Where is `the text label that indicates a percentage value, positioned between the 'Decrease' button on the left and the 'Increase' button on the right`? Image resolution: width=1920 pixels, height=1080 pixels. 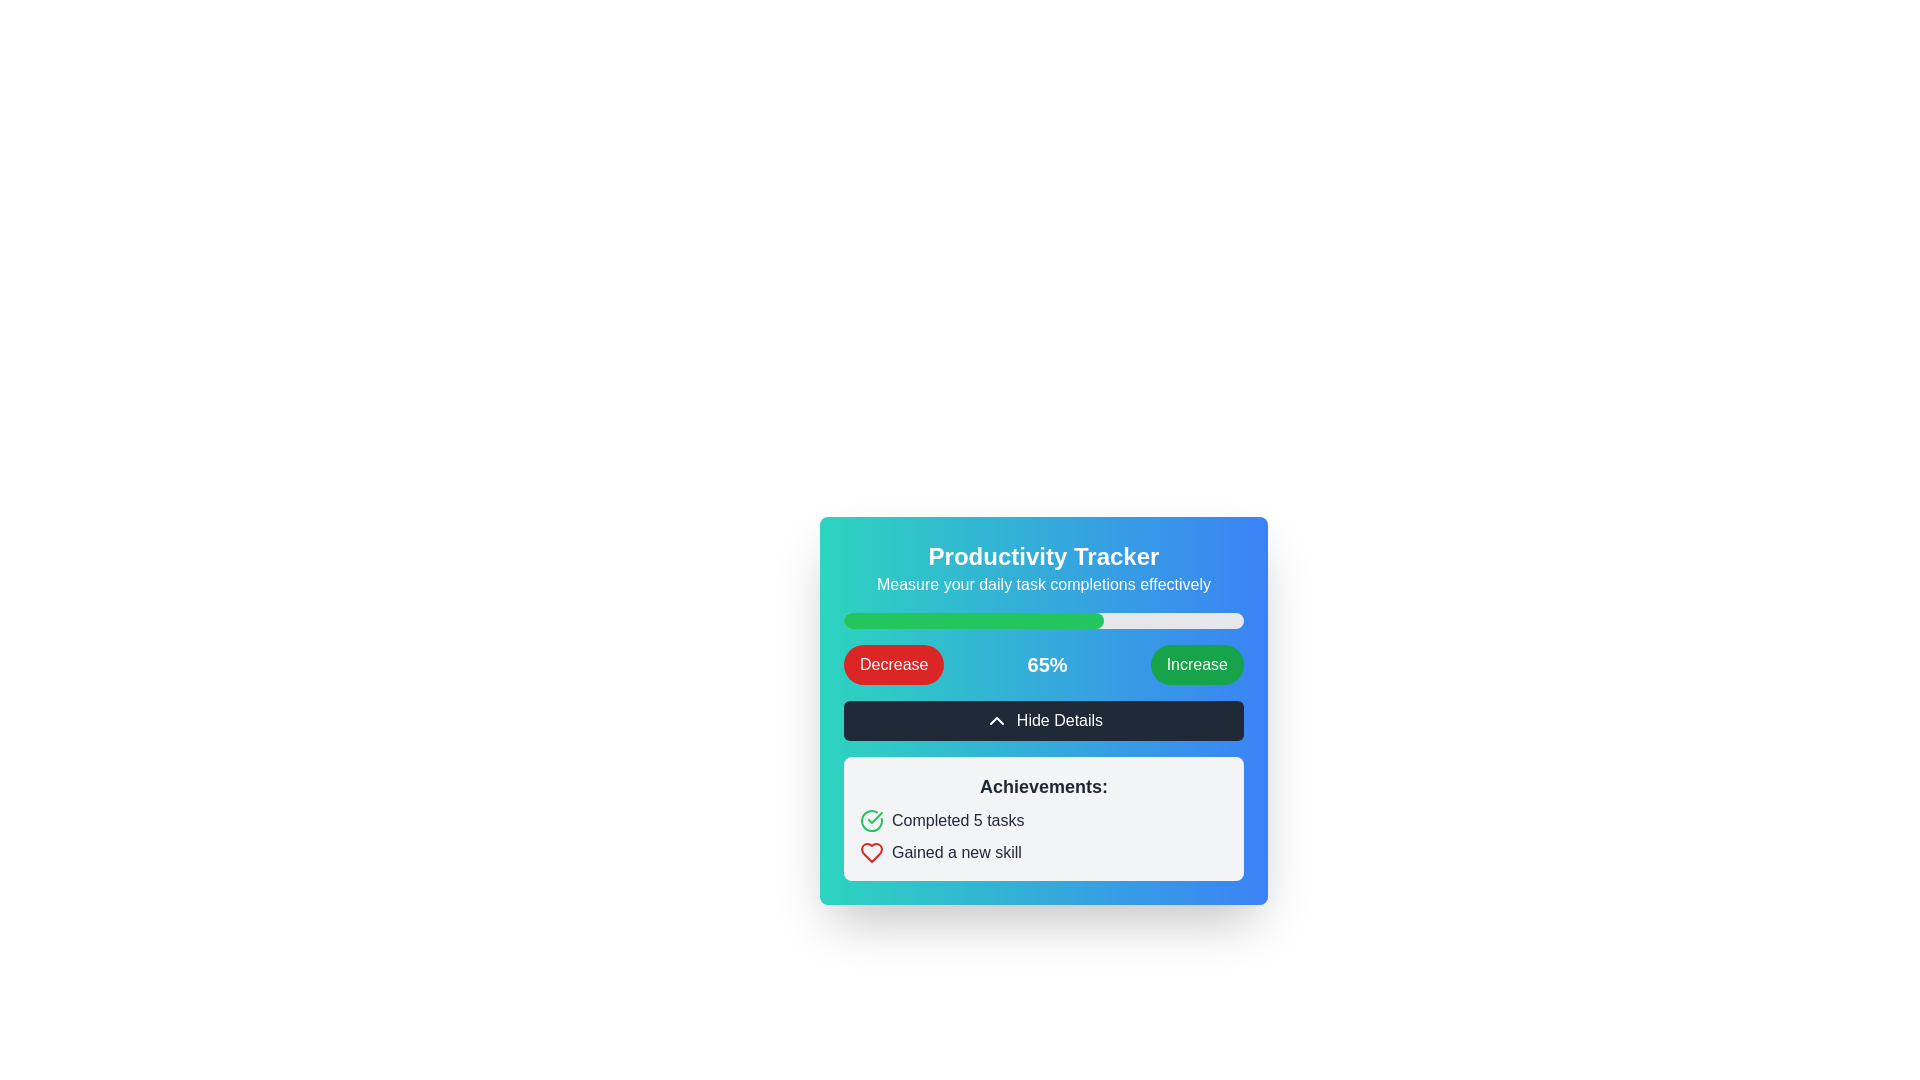
the text label that indicates a percentage value, positioned between the 'Decrease' button on the left and the 'Increase' button on the right is located at coordinates (1046, 664).